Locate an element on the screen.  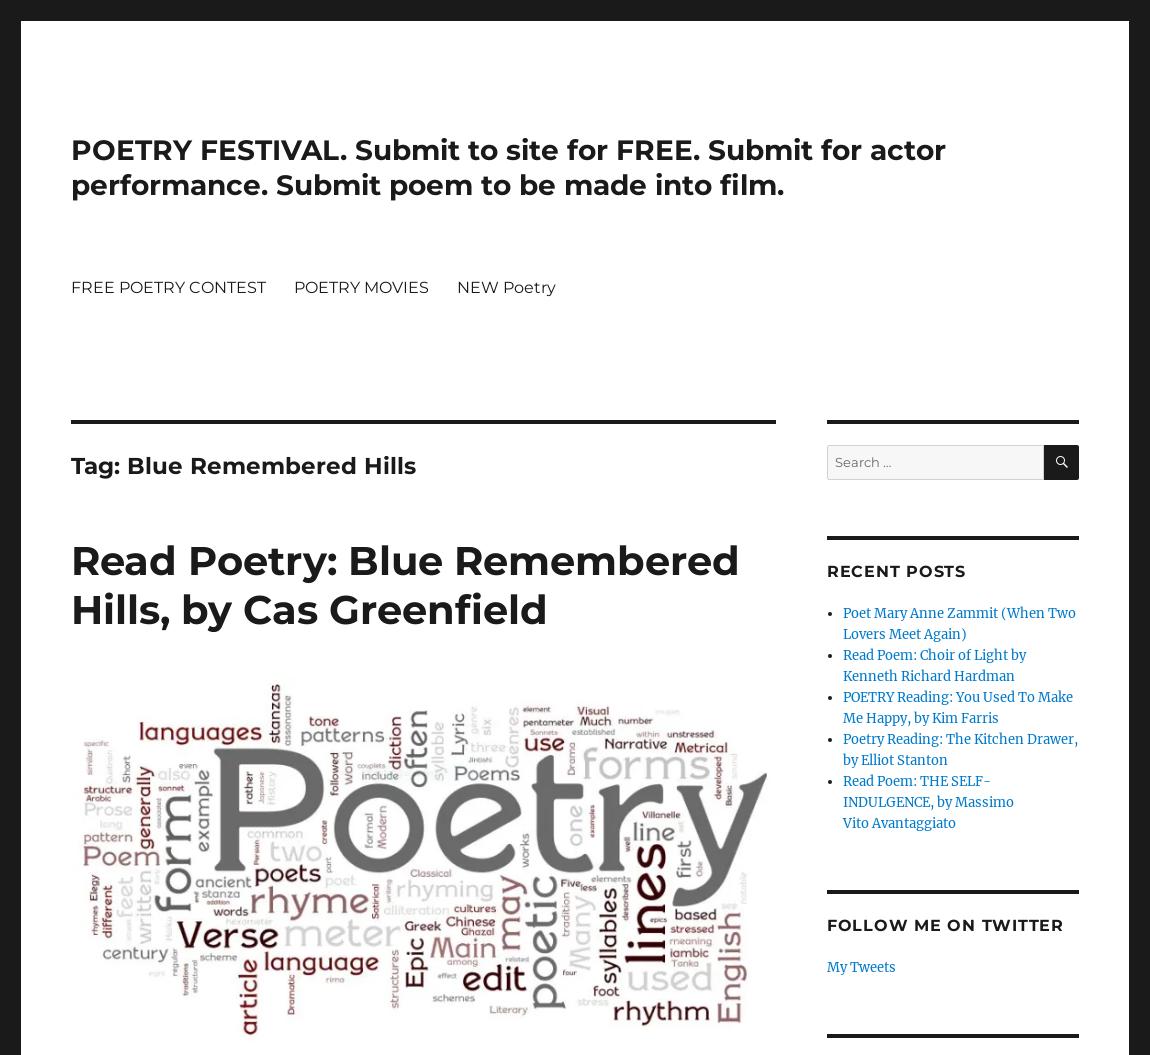
'Read Poem: Choir of Light by Kenneth Richard Hardman' is located at coordinates (934, 665).